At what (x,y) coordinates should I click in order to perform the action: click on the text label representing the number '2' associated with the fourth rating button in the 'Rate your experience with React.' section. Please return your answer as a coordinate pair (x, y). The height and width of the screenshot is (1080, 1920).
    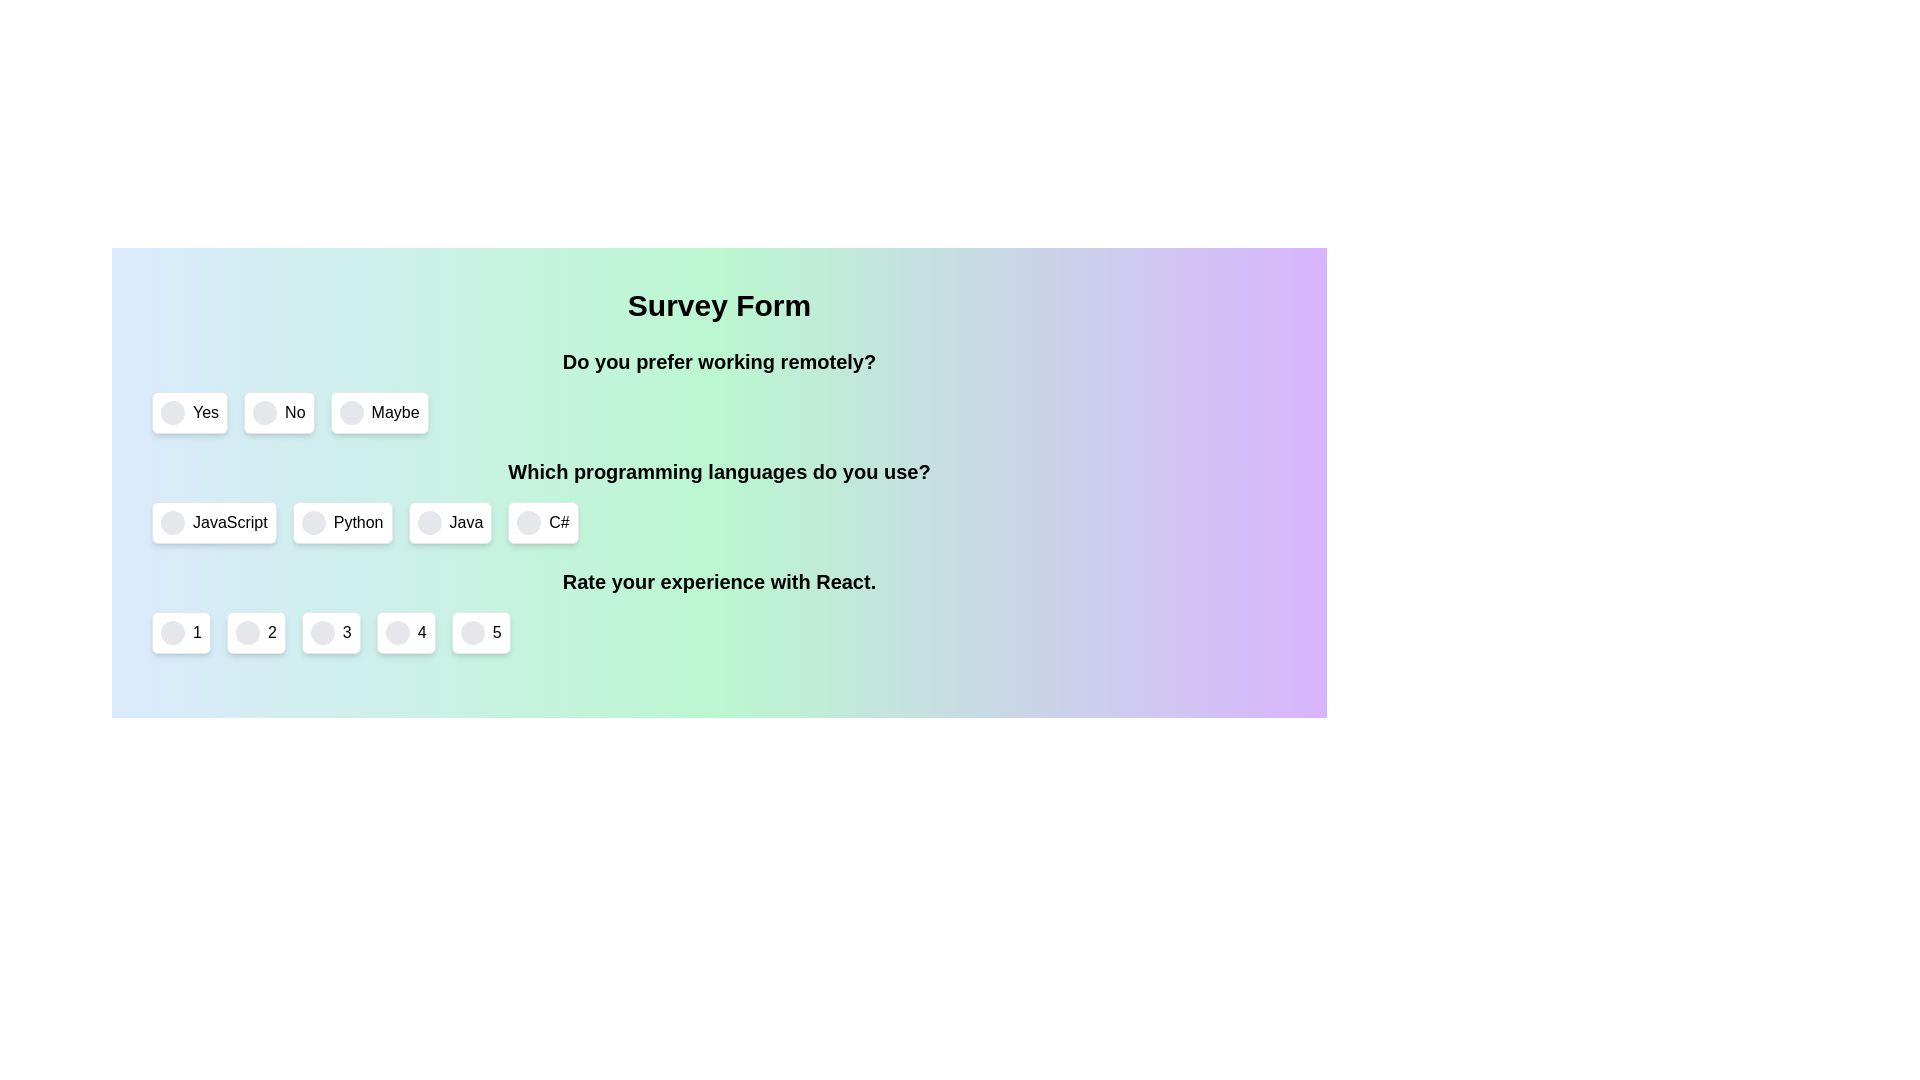
    Looking at the image, I should click on (271, 632).